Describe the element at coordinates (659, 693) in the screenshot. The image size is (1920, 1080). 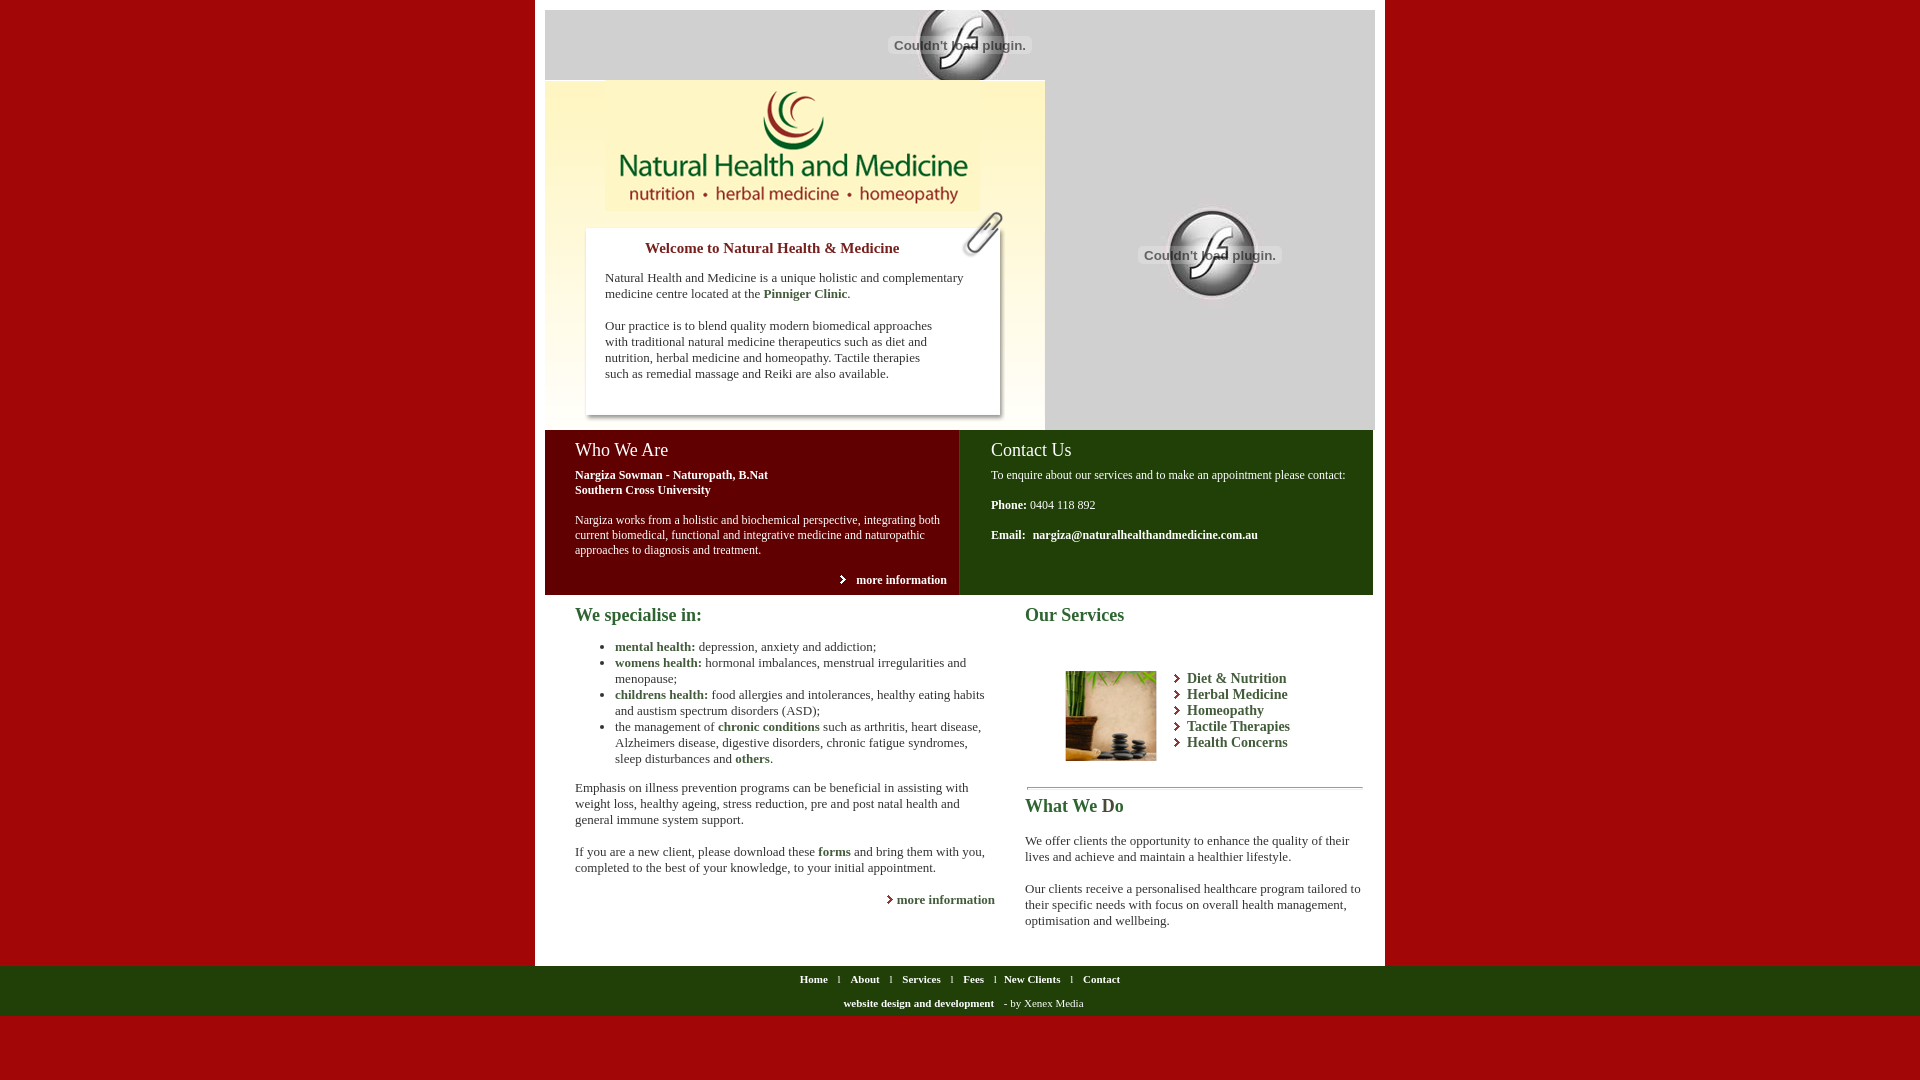
I see `'childrens health'` at that location.